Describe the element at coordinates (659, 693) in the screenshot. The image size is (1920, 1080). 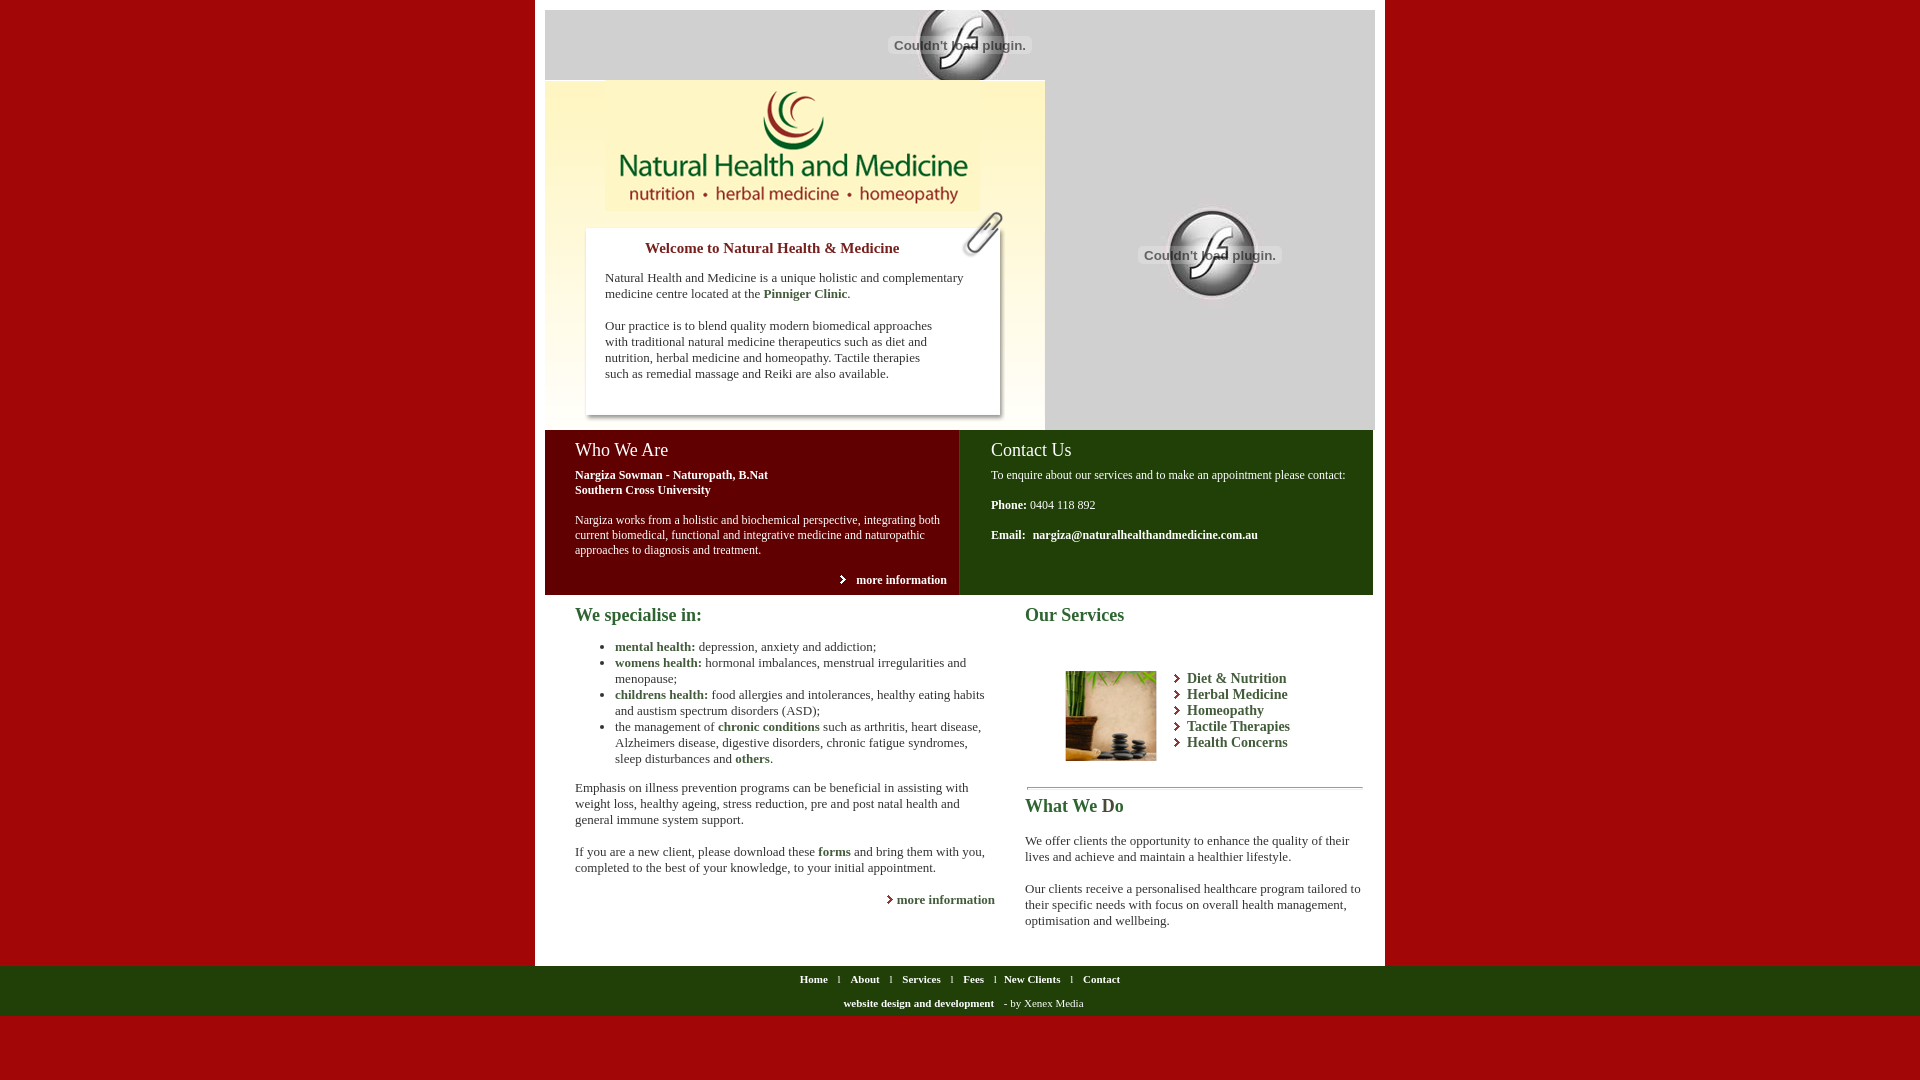
I see `'childrens health'` at that location.